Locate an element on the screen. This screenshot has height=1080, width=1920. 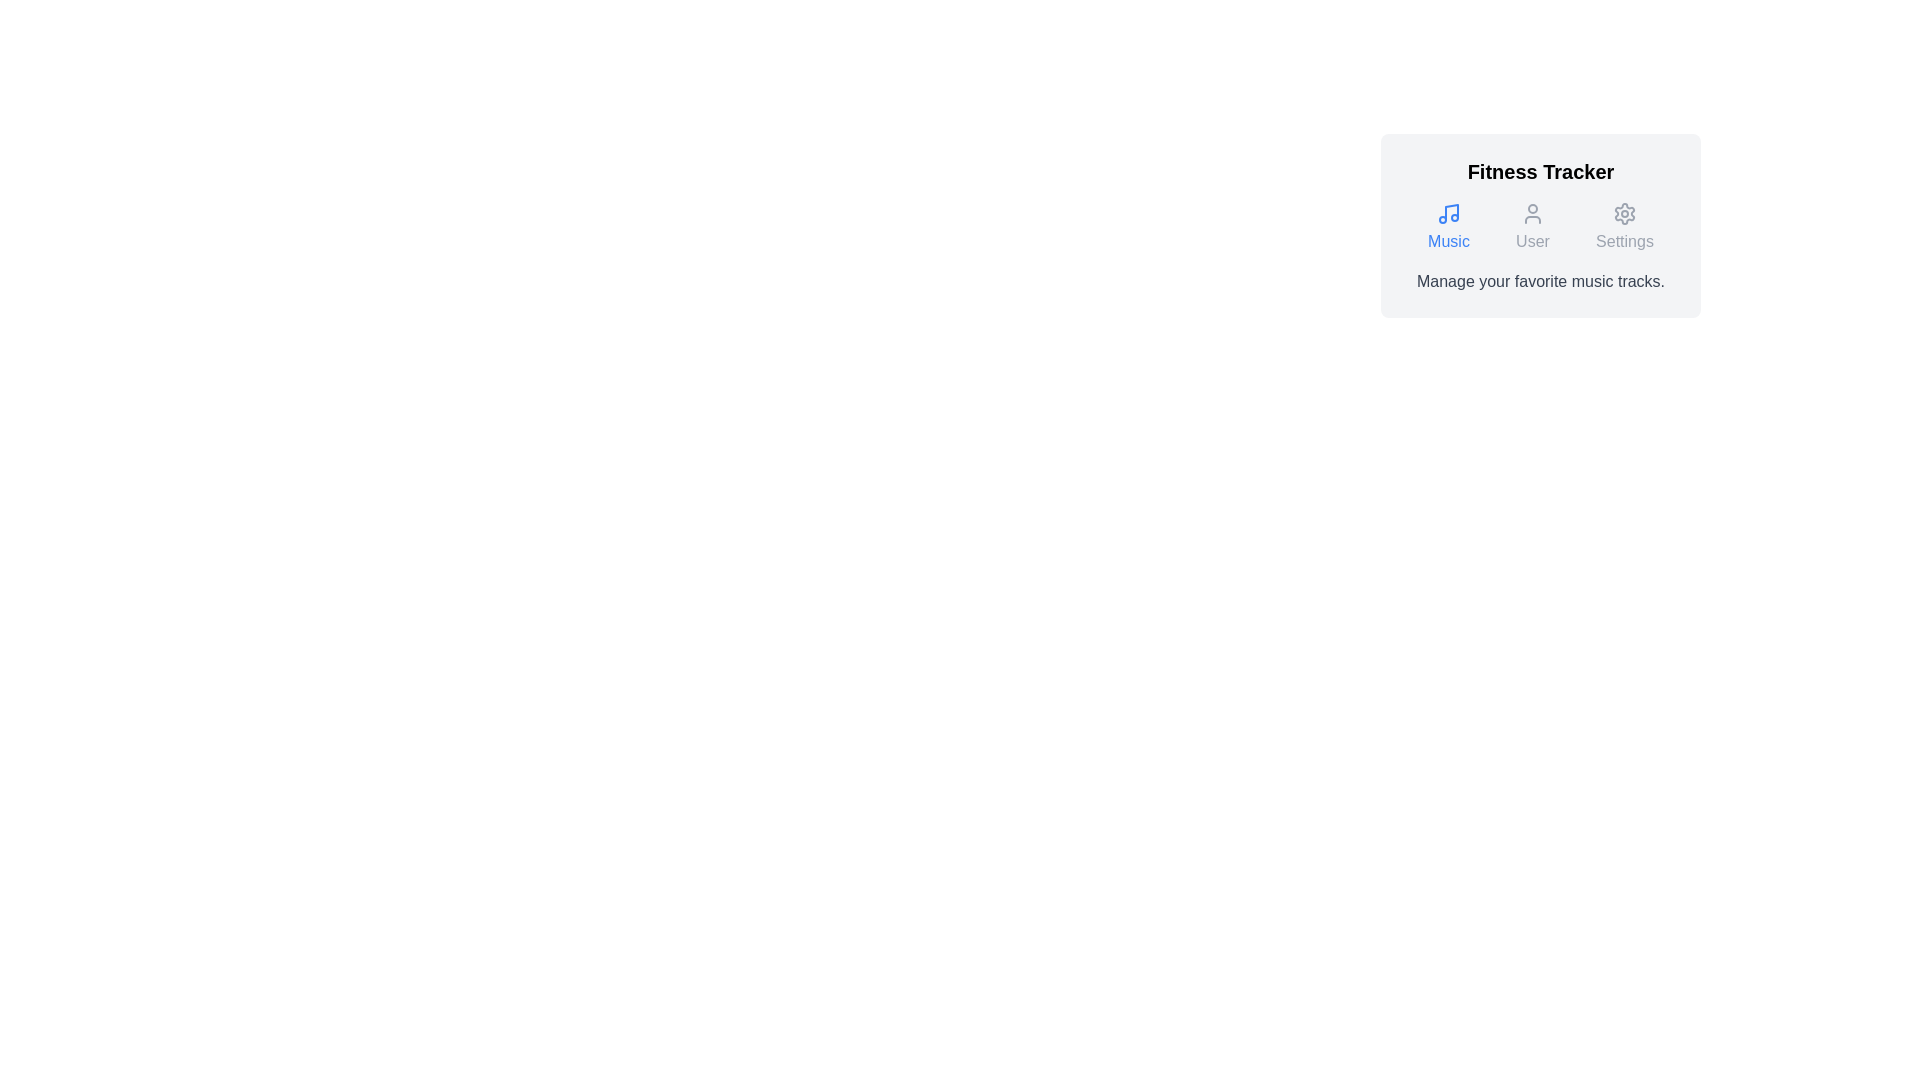
the text label reading 'User', which is centrally aligned under the user icon in a three-option layout is located at coordinates (1531, 241).